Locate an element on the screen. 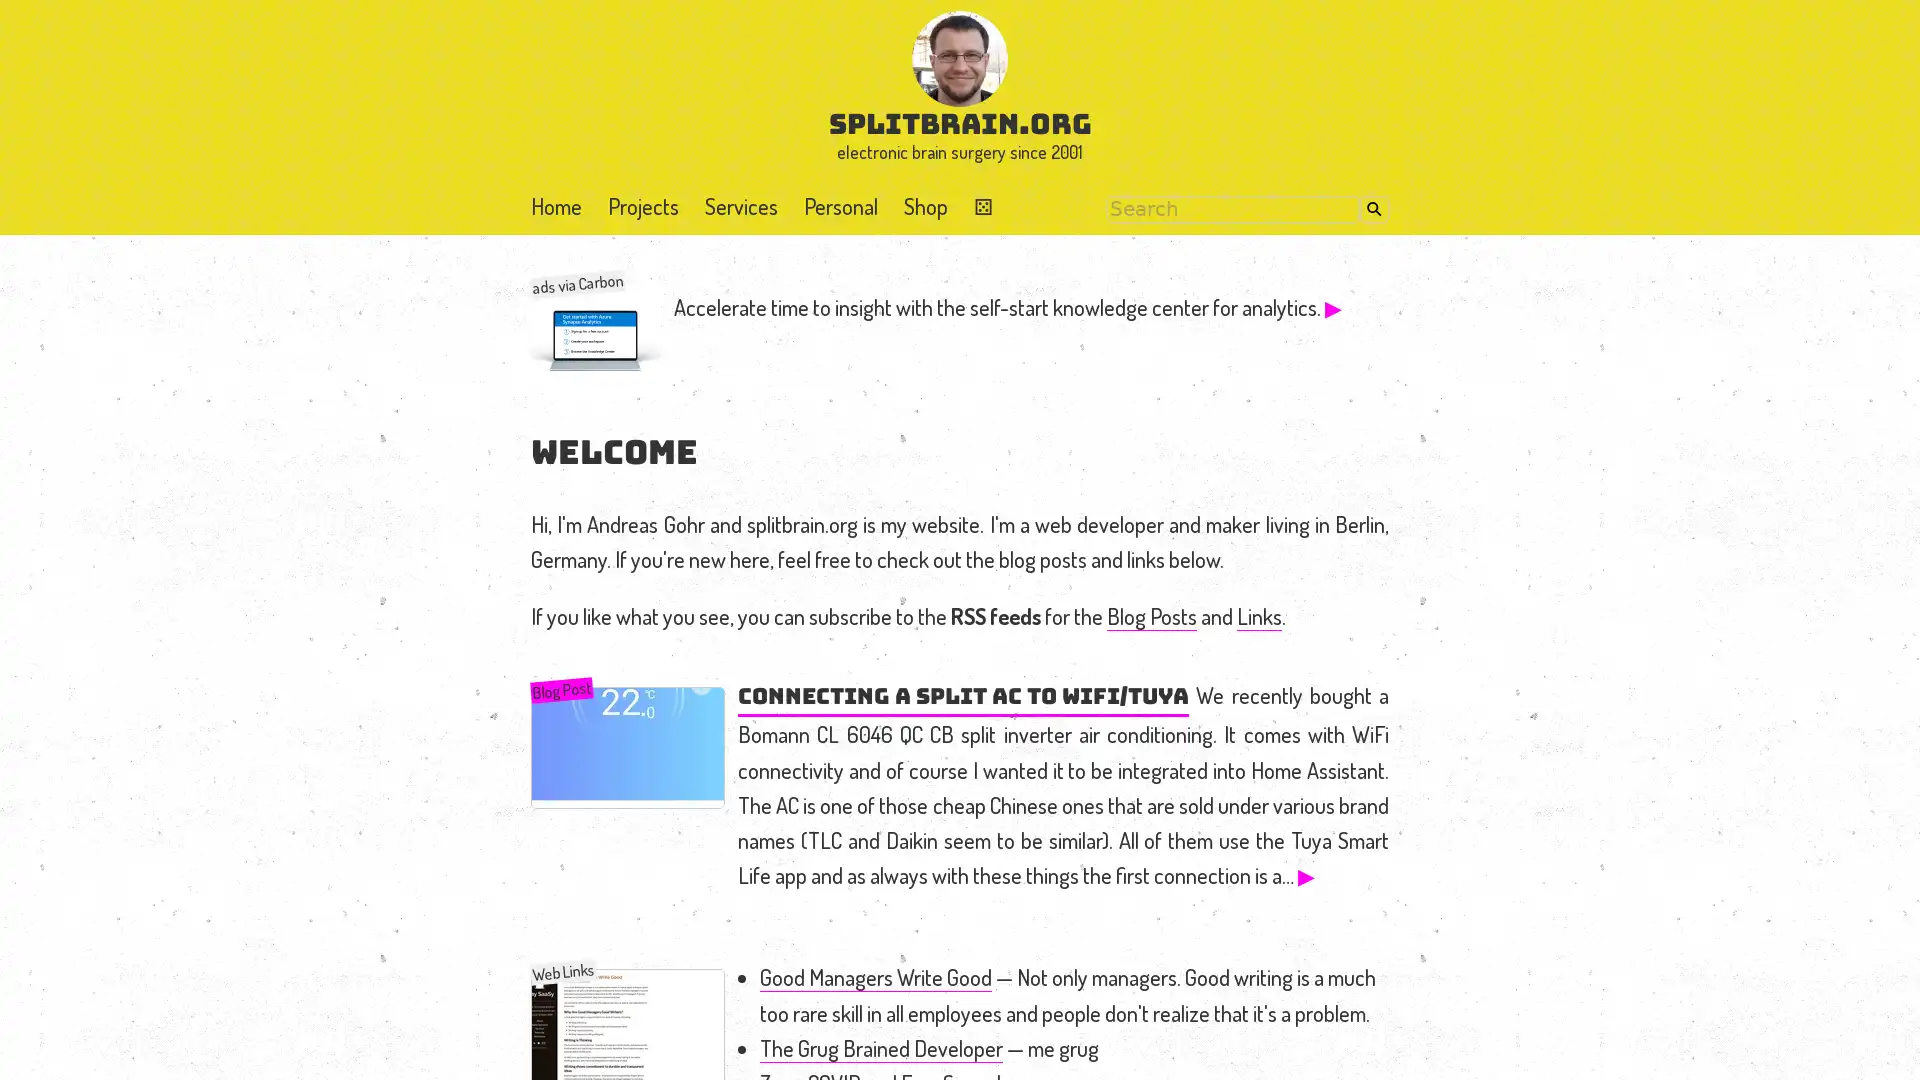  Search is located at coordinates (1373, 209).